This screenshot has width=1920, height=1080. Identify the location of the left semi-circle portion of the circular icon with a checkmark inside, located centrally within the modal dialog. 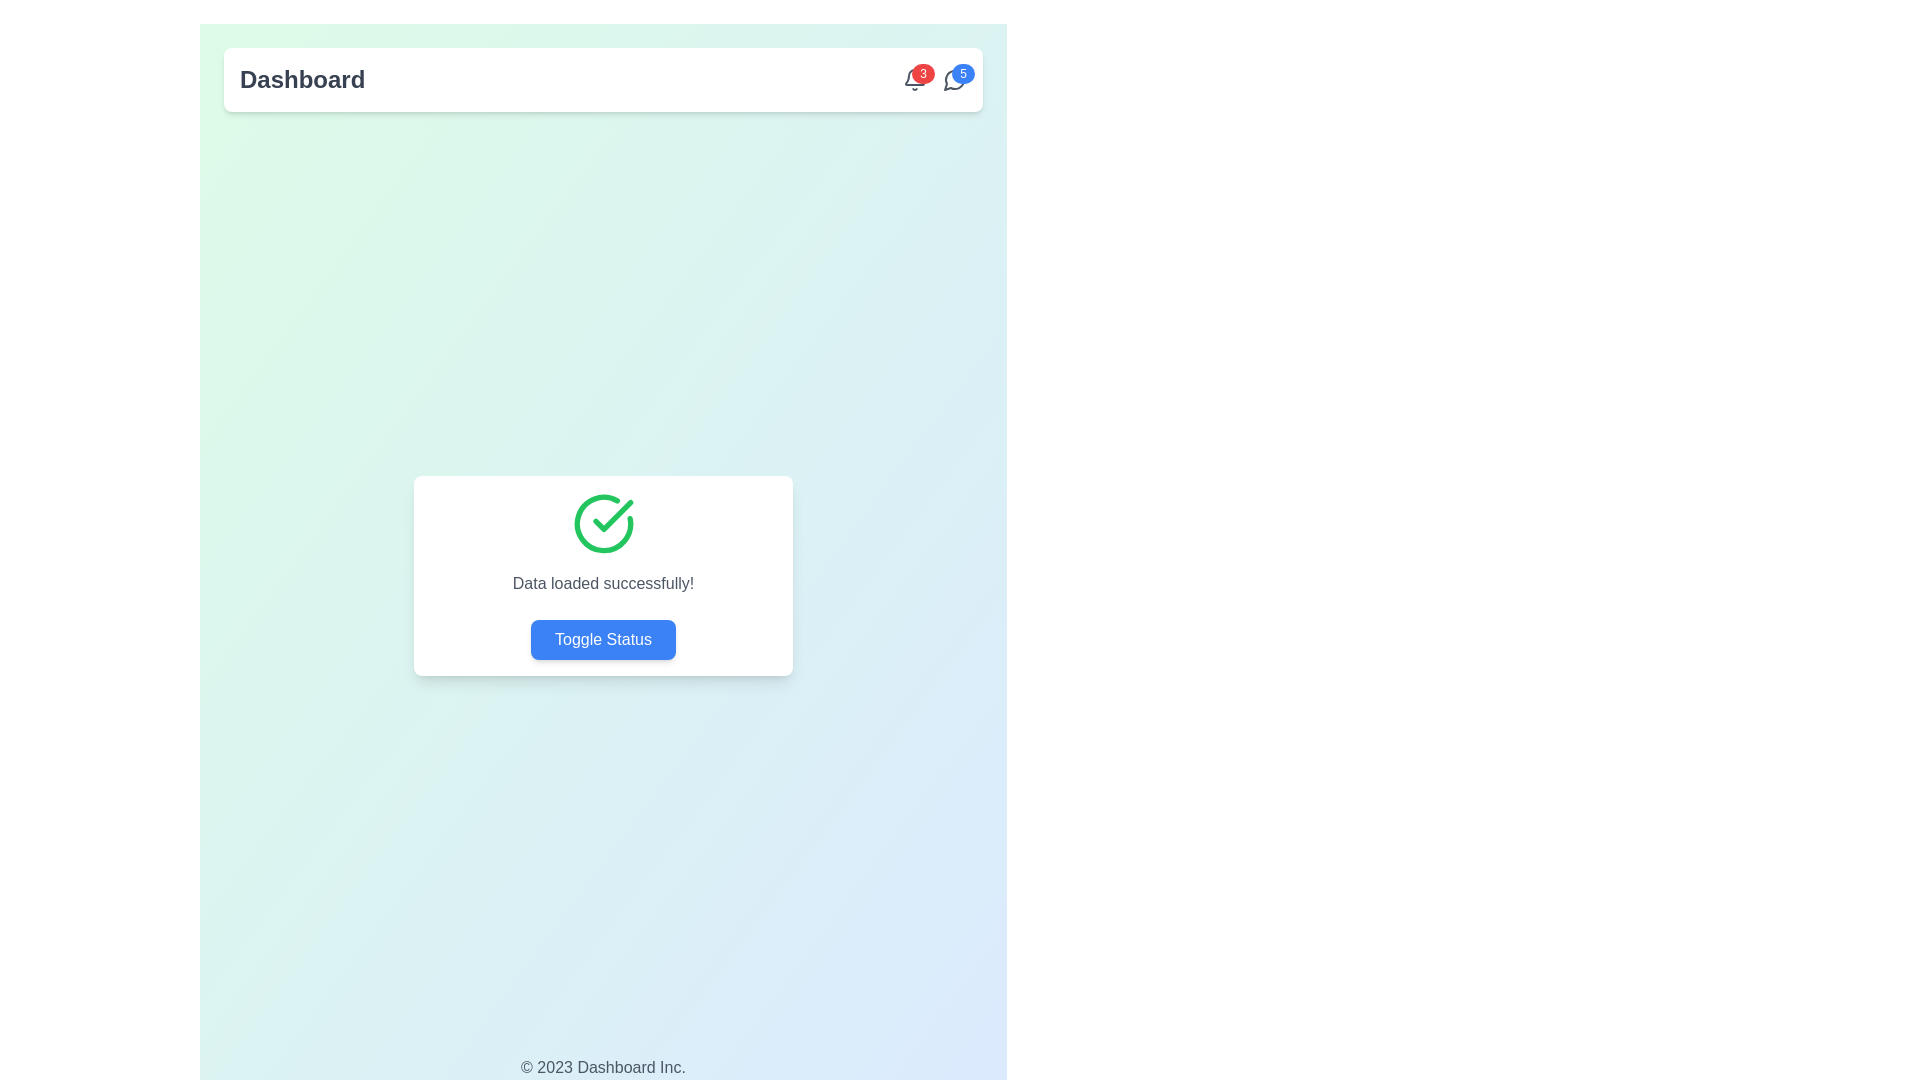
(602, 523).